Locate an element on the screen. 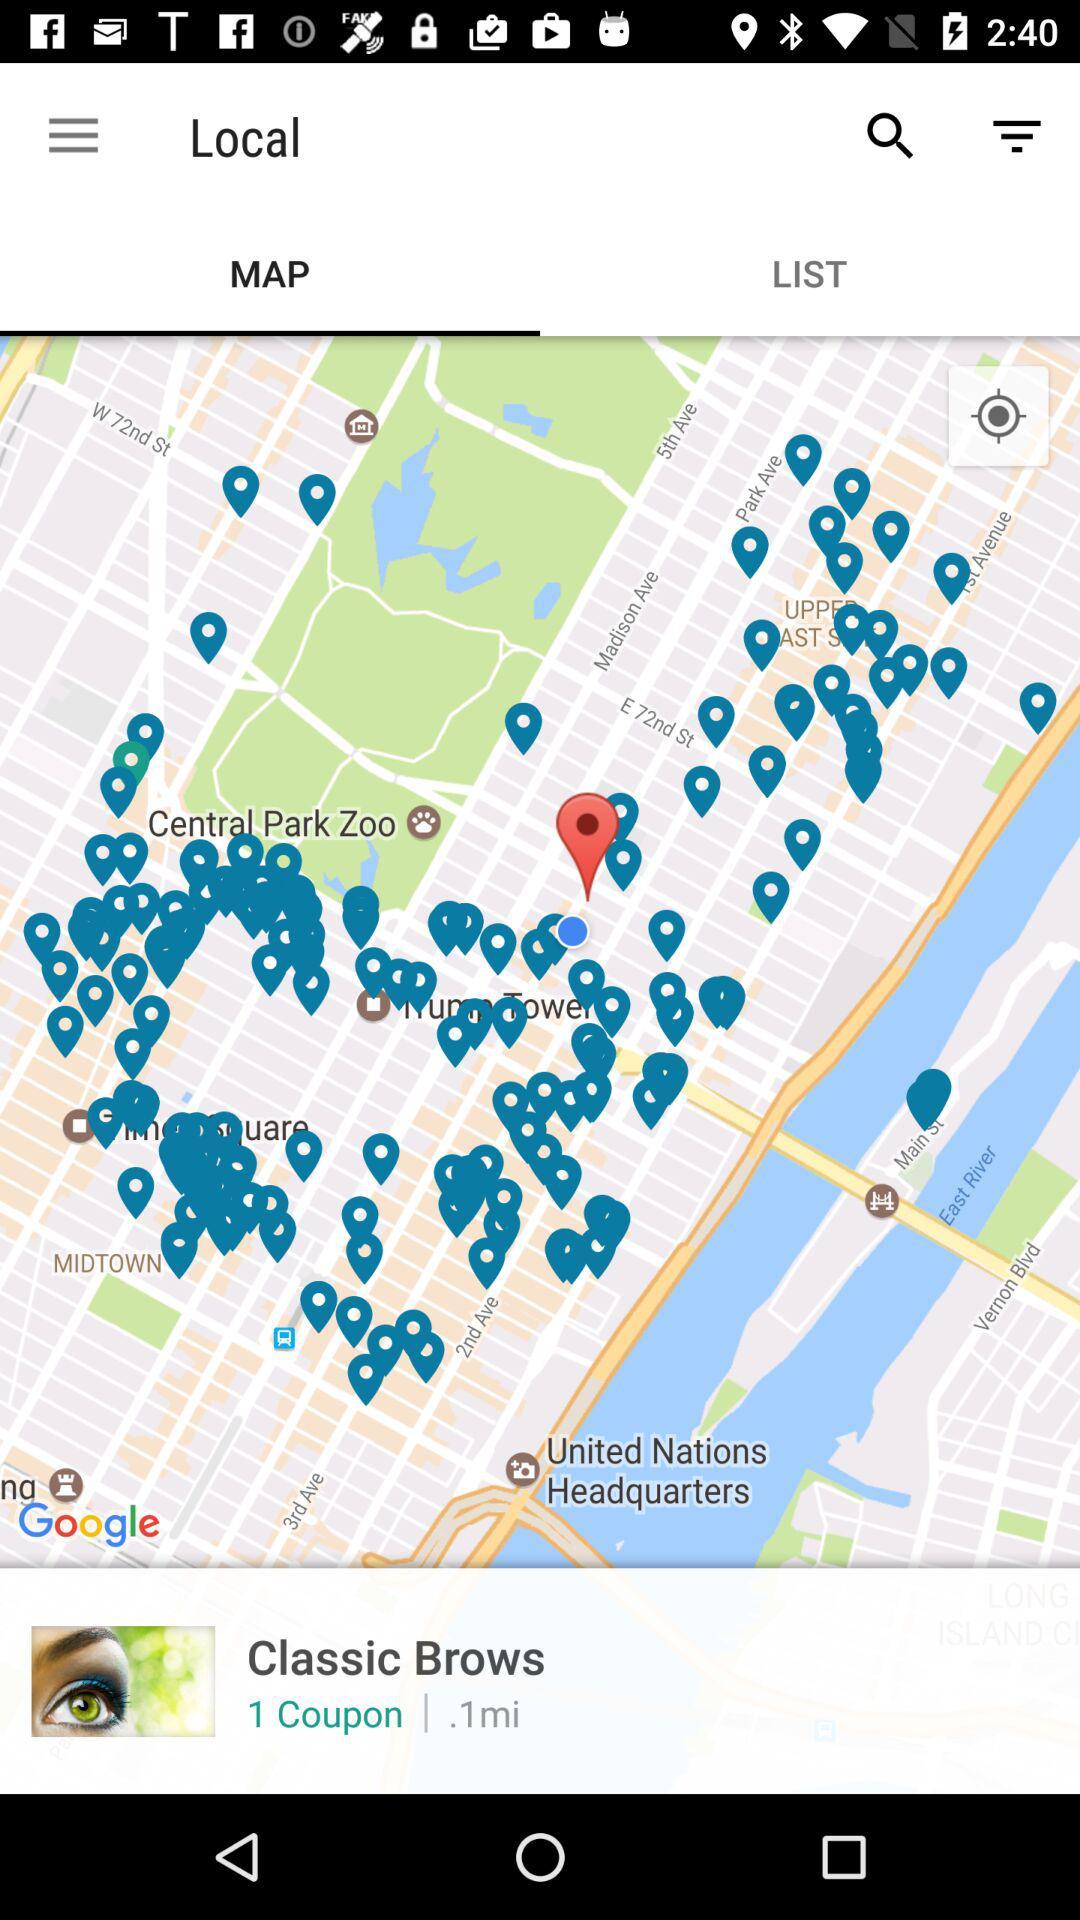 The image size is (1080, 1920). icon to the right of the local is located at coordinates (890, 135).